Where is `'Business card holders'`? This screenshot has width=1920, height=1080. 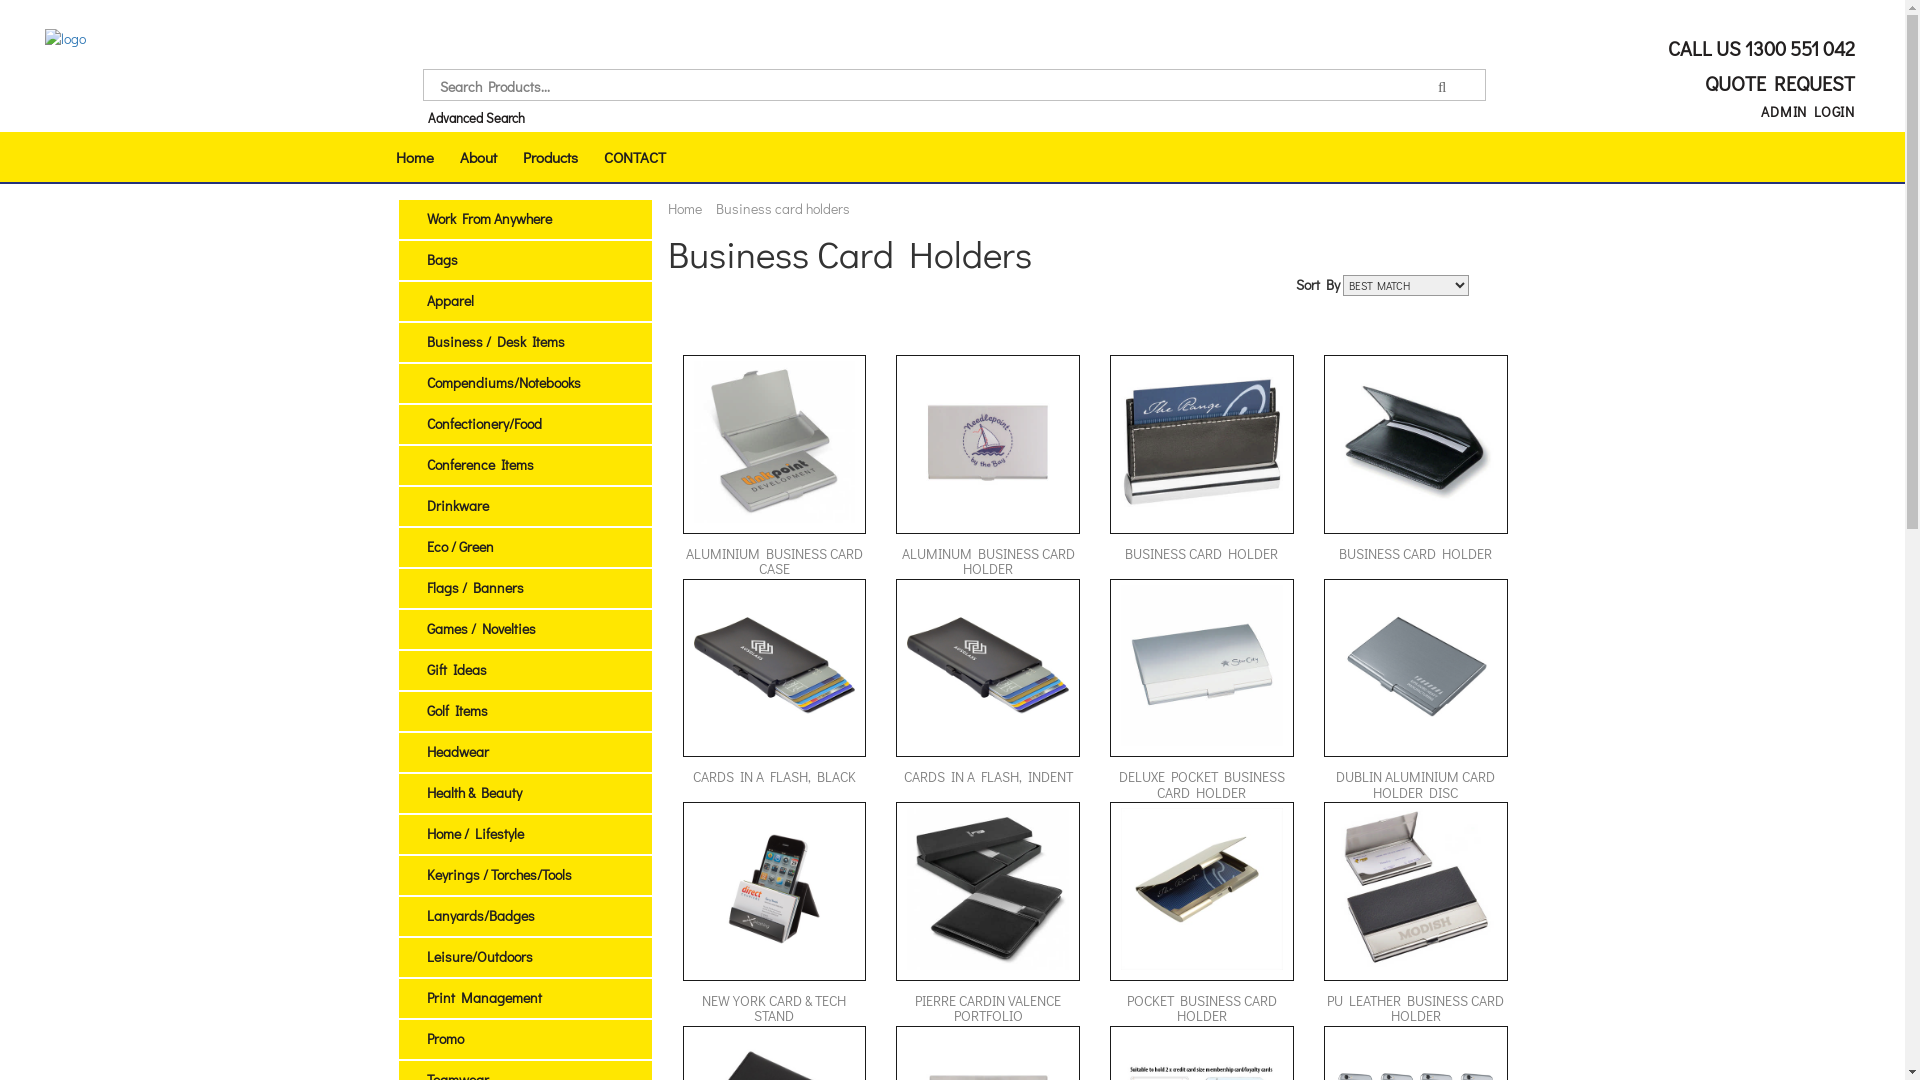 'Business card holders' is located at coordinates (781, 208).